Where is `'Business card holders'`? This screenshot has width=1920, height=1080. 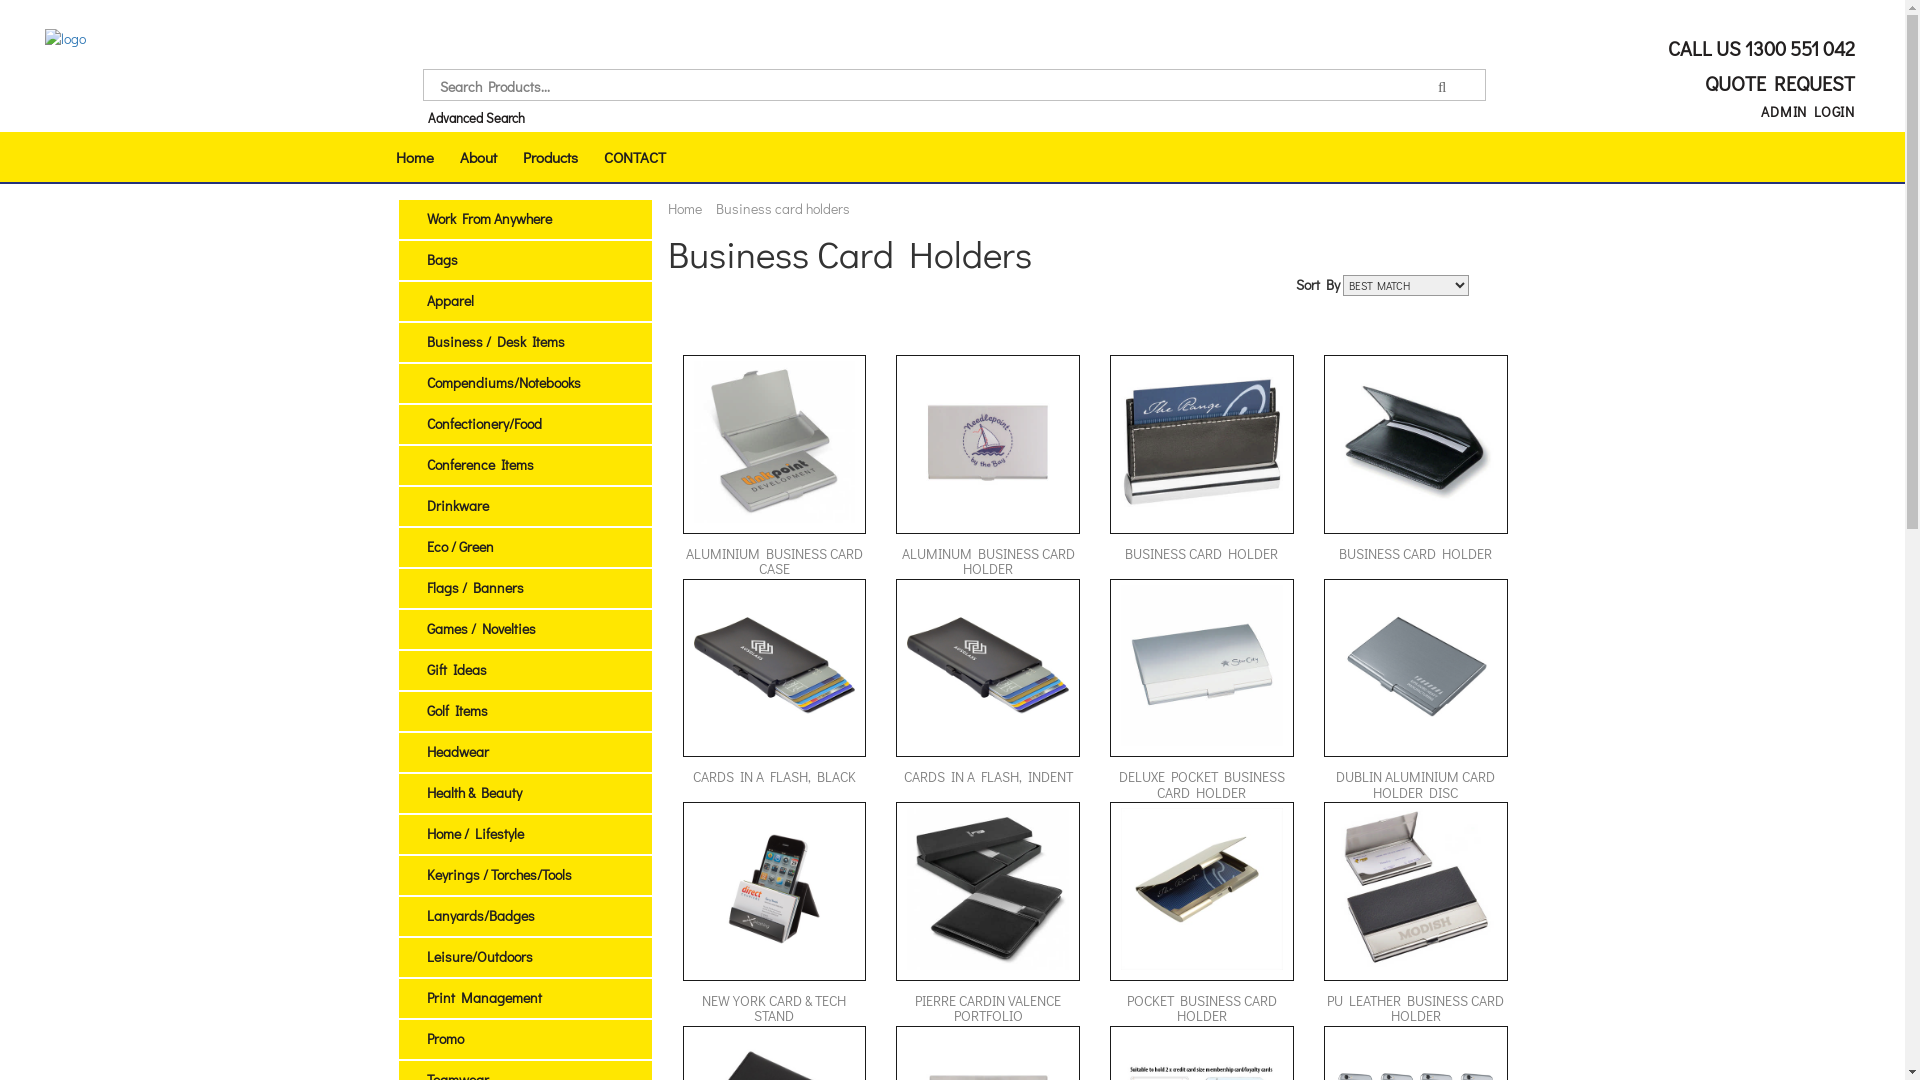 'Business card holders' is located at coordinates (781, 208).